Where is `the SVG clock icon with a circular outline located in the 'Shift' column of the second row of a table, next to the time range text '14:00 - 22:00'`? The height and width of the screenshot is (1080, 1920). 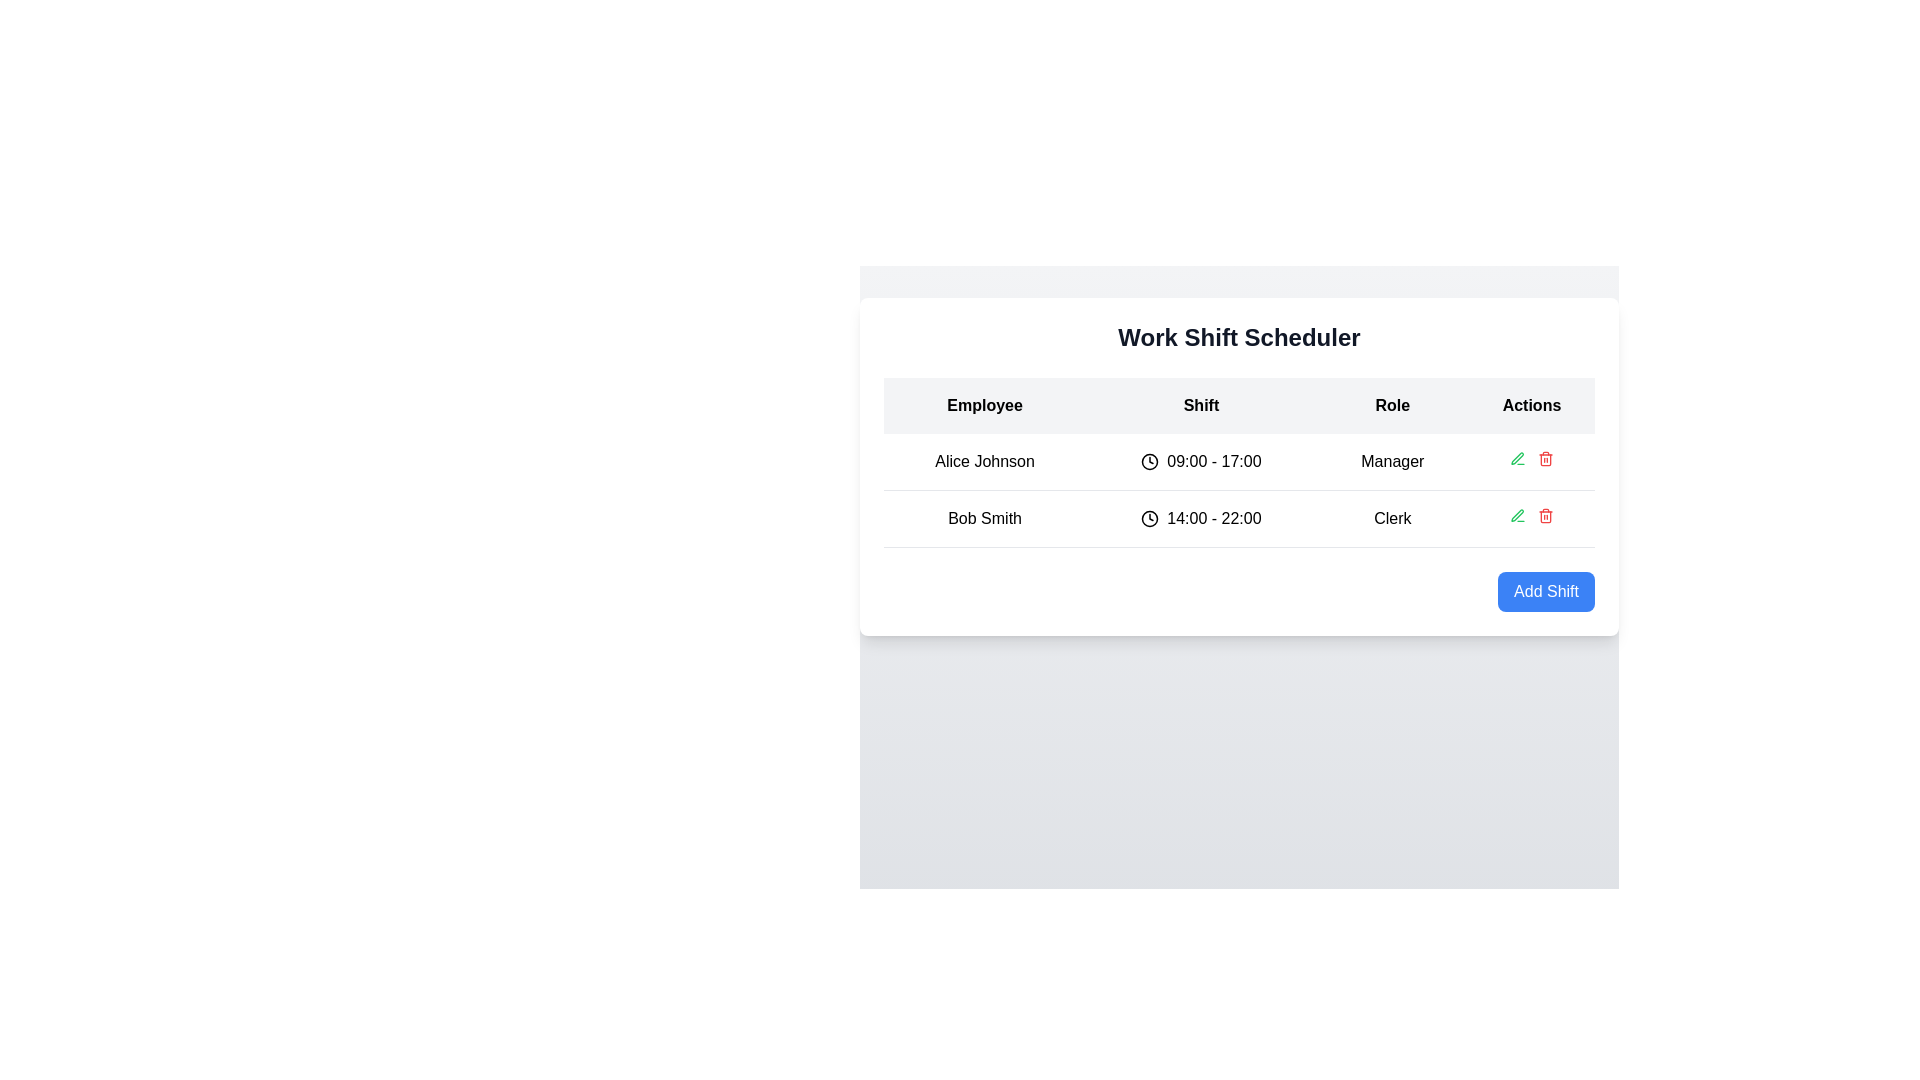 the SVG clock icon with a circular outline located in the 'Shift' column of the second row of a table, next to the time range text '14:00 - 22:00' is located at coordinates (1150, 518).